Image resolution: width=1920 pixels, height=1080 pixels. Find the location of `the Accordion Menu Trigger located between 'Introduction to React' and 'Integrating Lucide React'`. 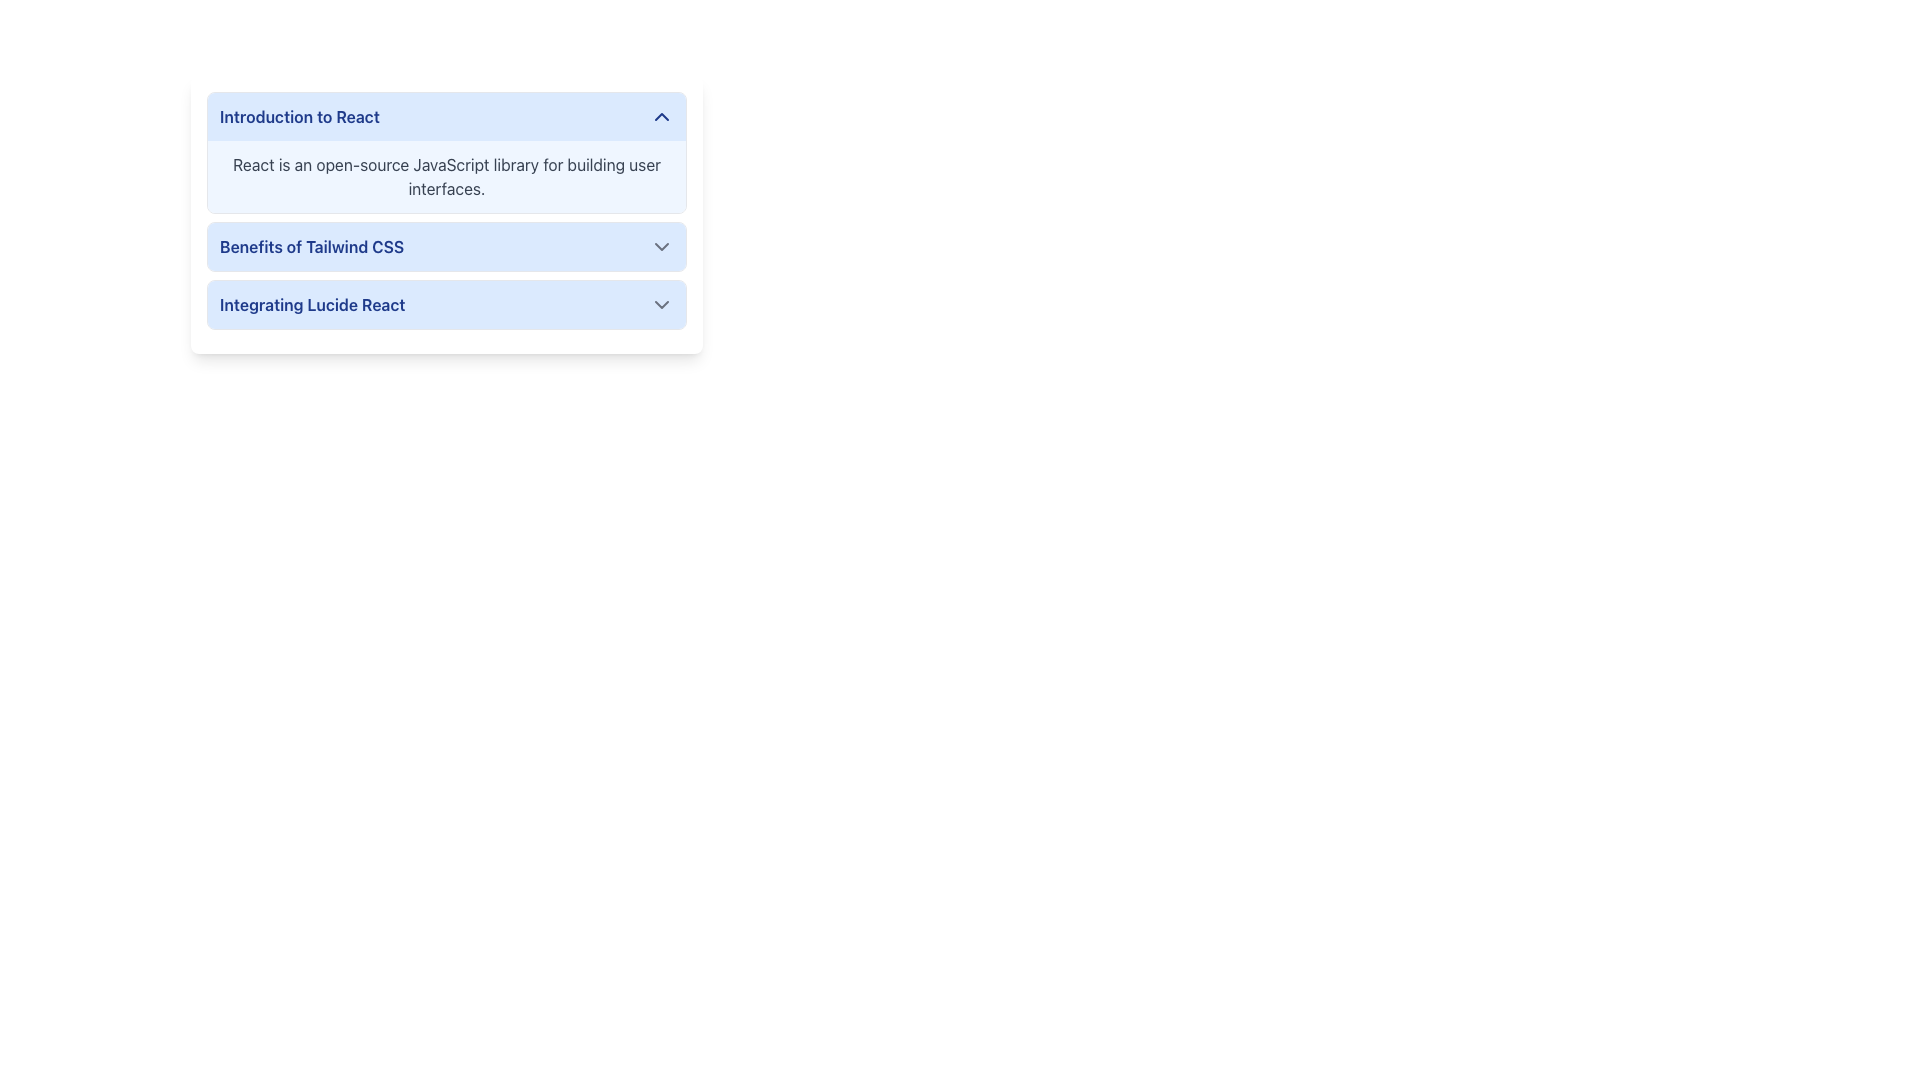

the Accordion Menu Trigger located between 'Introduction to React' and 'Integrating Lucide React' is located at coordinates (445, 245).